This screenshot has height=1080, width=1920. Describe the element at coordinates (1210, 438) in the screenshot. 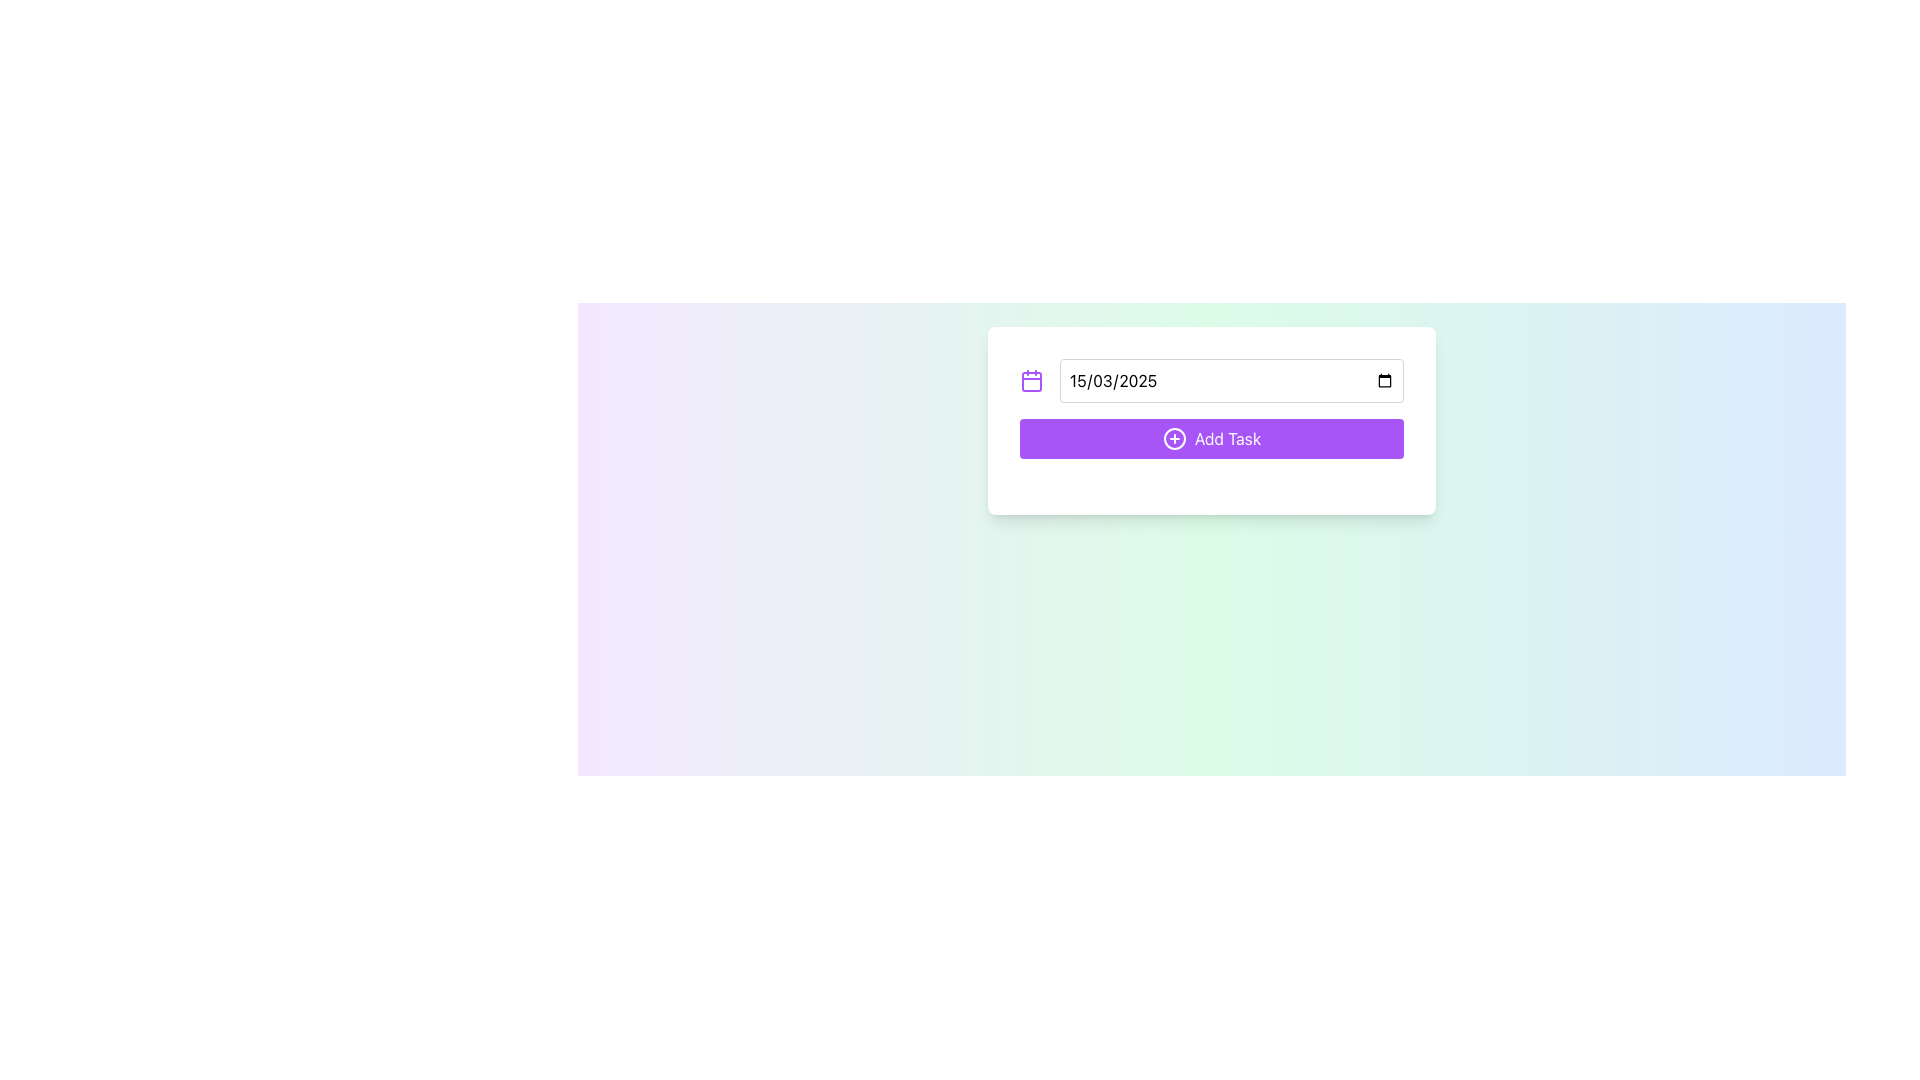

I see `the 'Add Task' button with a vivid purple background and rounded corners, which displays the text 'Add Task' in white and a white plus icon on the left side` at that location.